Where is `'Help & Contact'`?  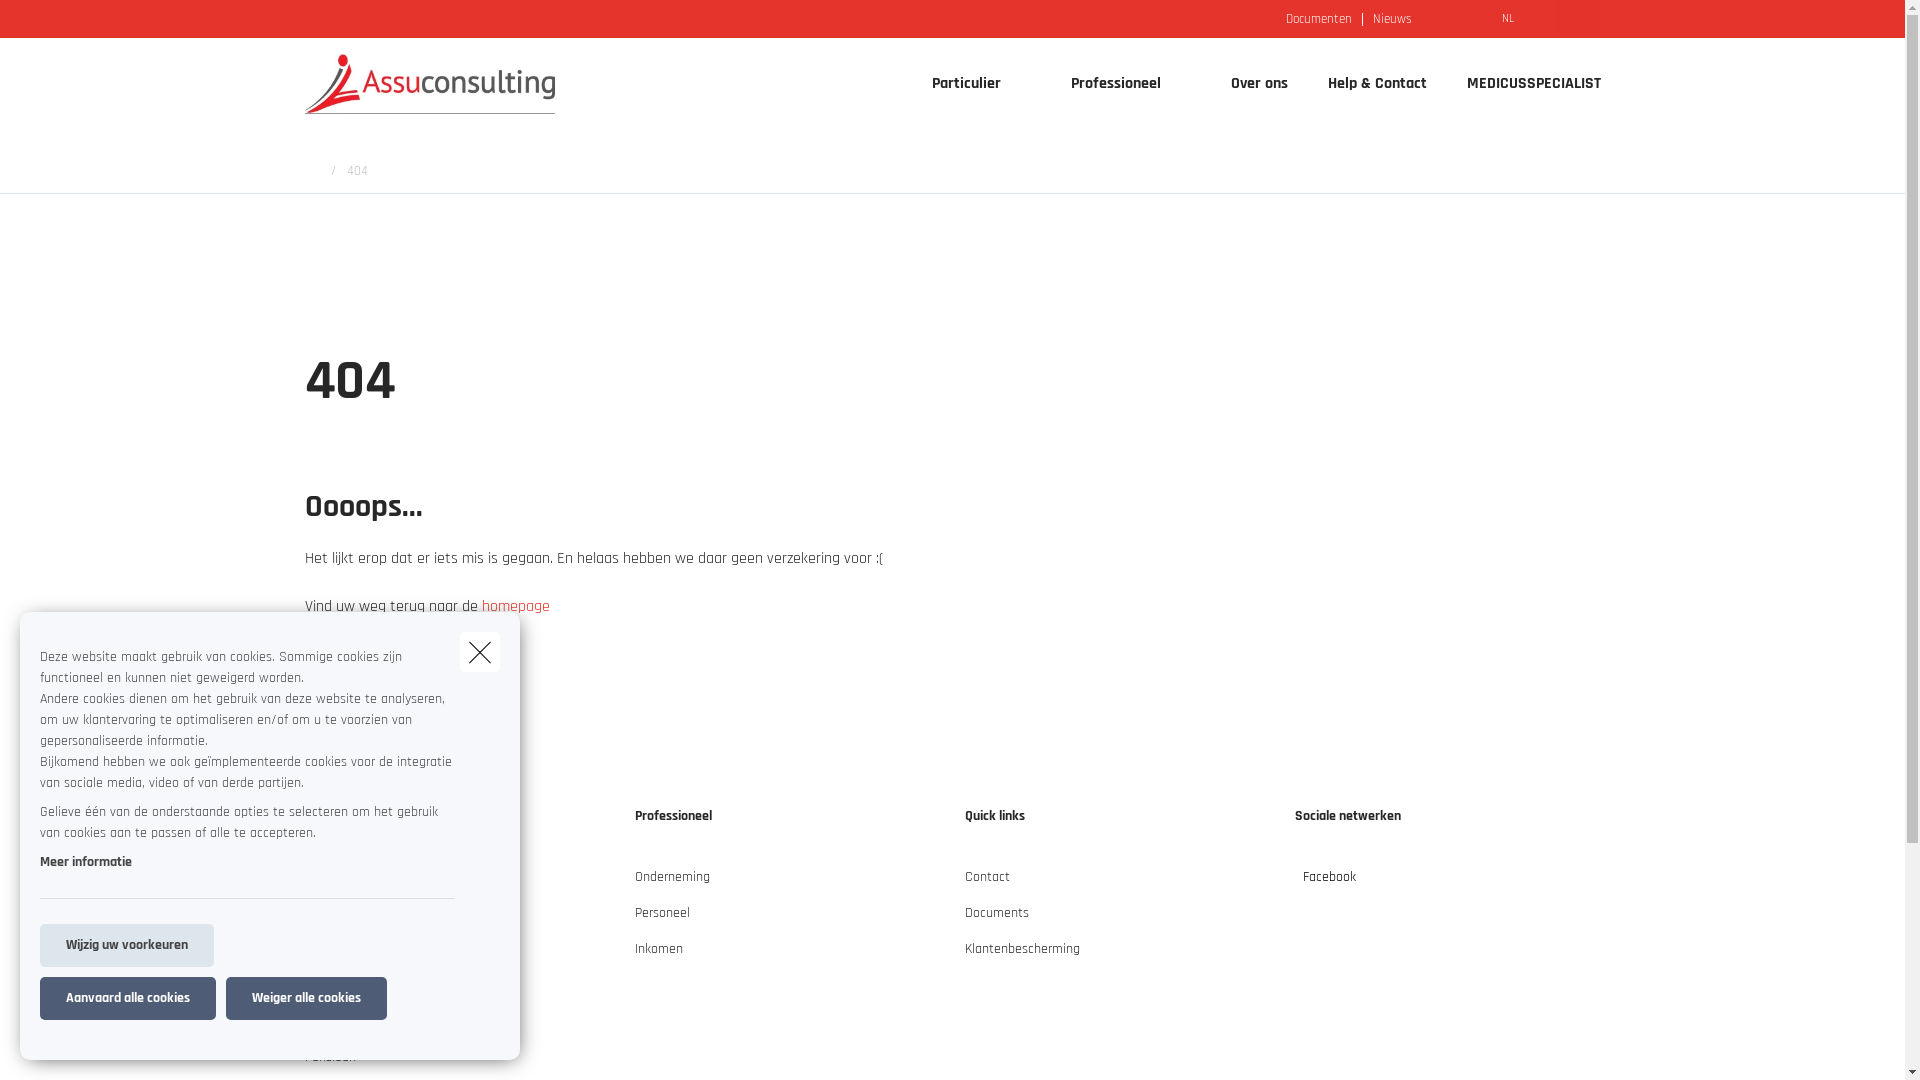
'Help & Contact' is located at coordinates (1376, 83).